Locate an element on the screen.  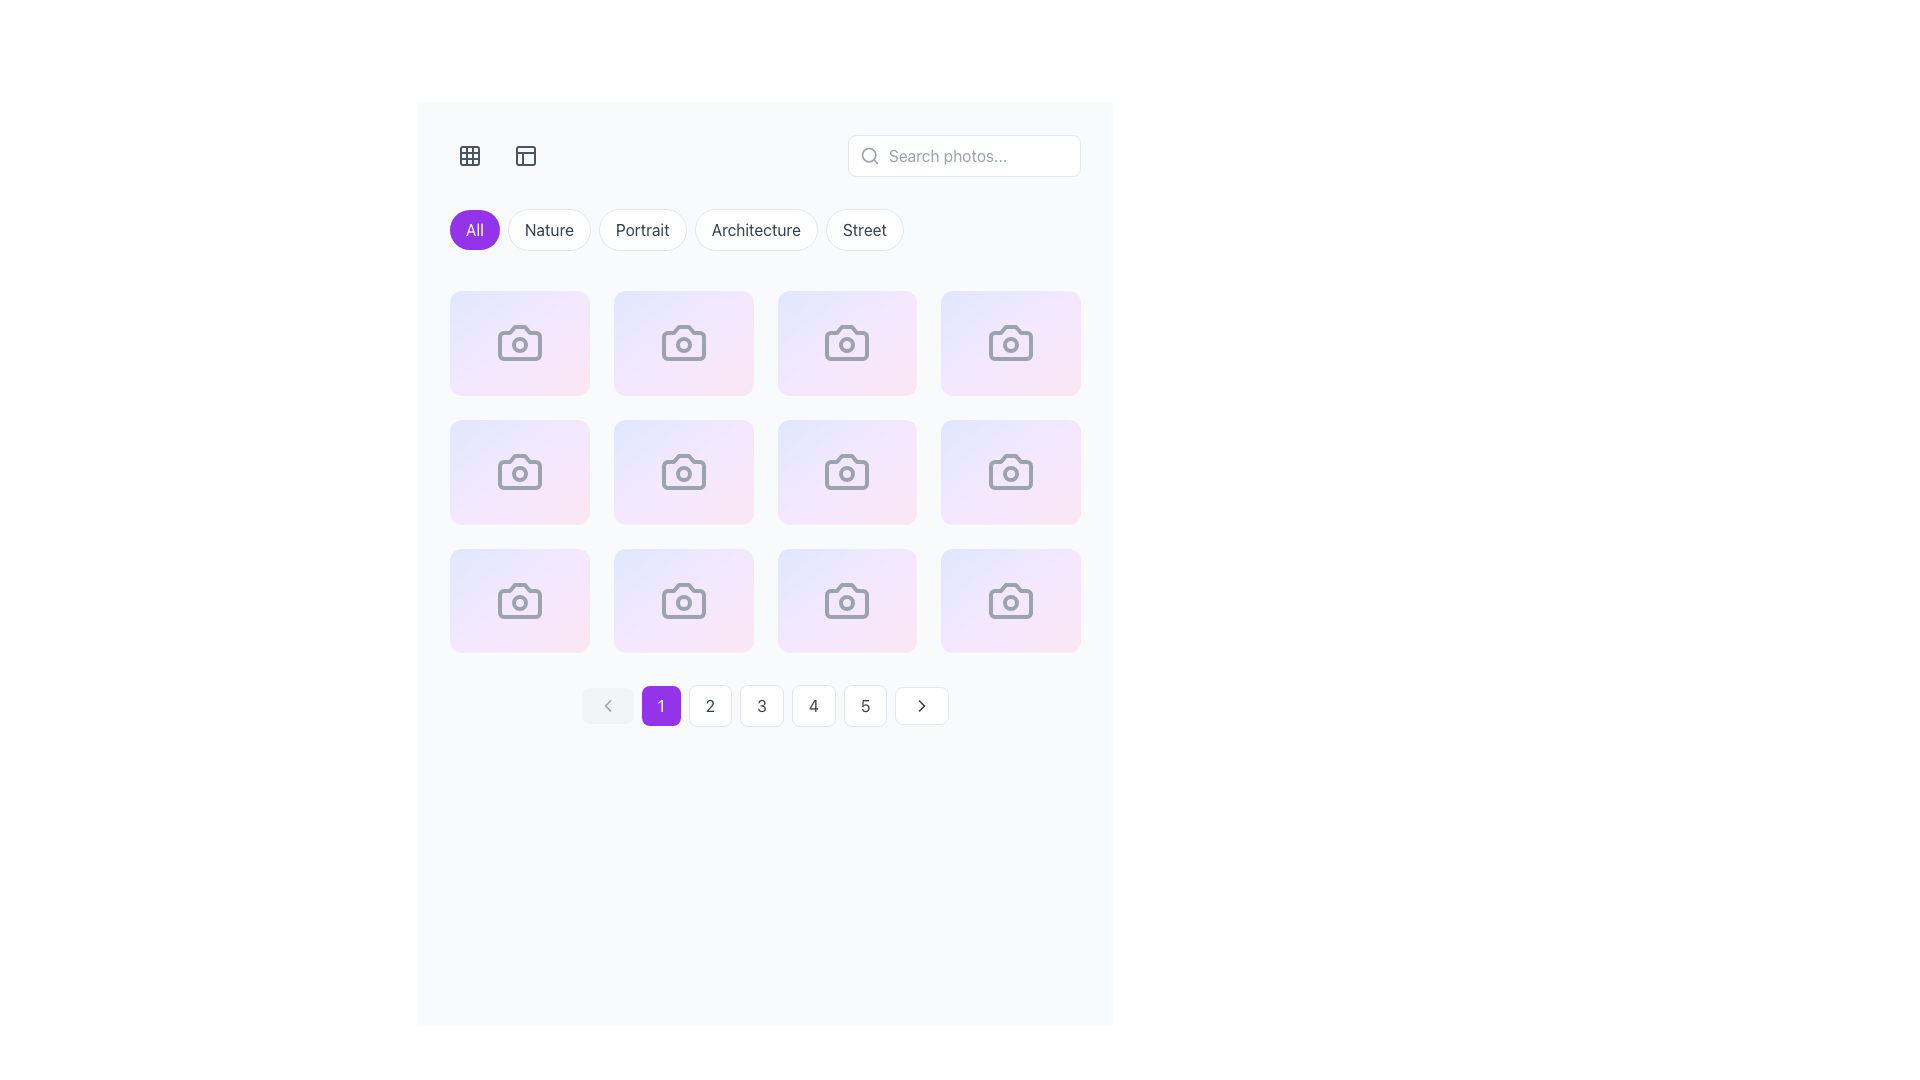
the camera icon, which is a rounded rectangular shape with a protruding viewfinder, located in the third column of the second row in a grid layout is located at coordinates (683, 472).